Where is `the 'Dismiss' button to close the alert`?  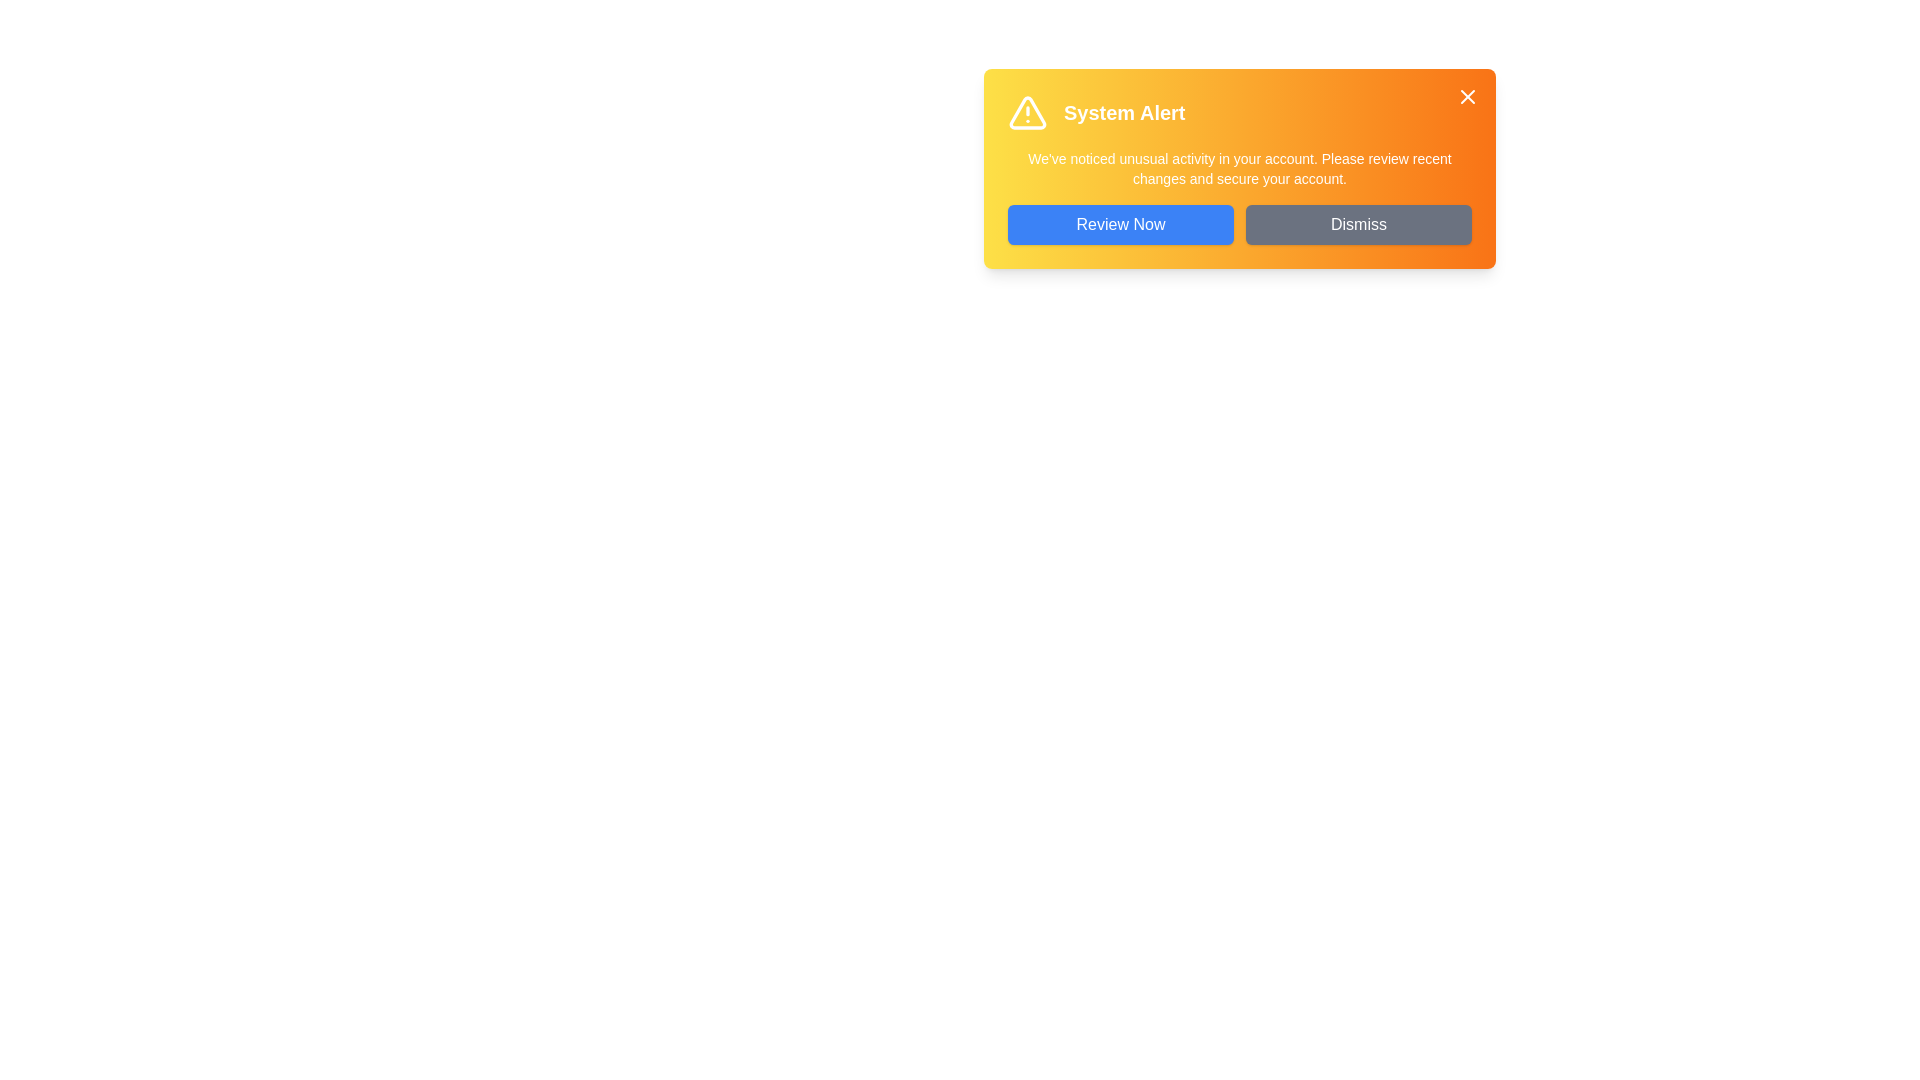 the 'Dismiss' button to close the alert is located at coordinates (1358, 224).